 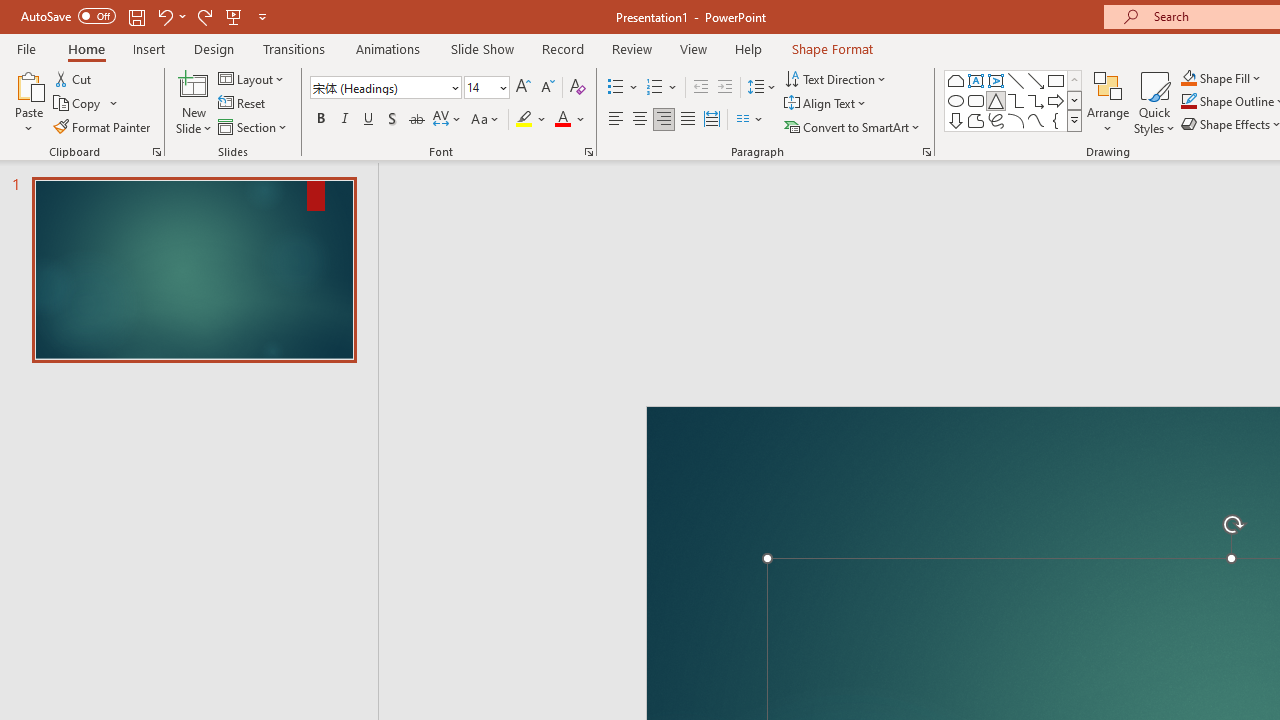 I want to click on 'Shape Fill Orange, Accent 2', so click(x=1189, y=77).